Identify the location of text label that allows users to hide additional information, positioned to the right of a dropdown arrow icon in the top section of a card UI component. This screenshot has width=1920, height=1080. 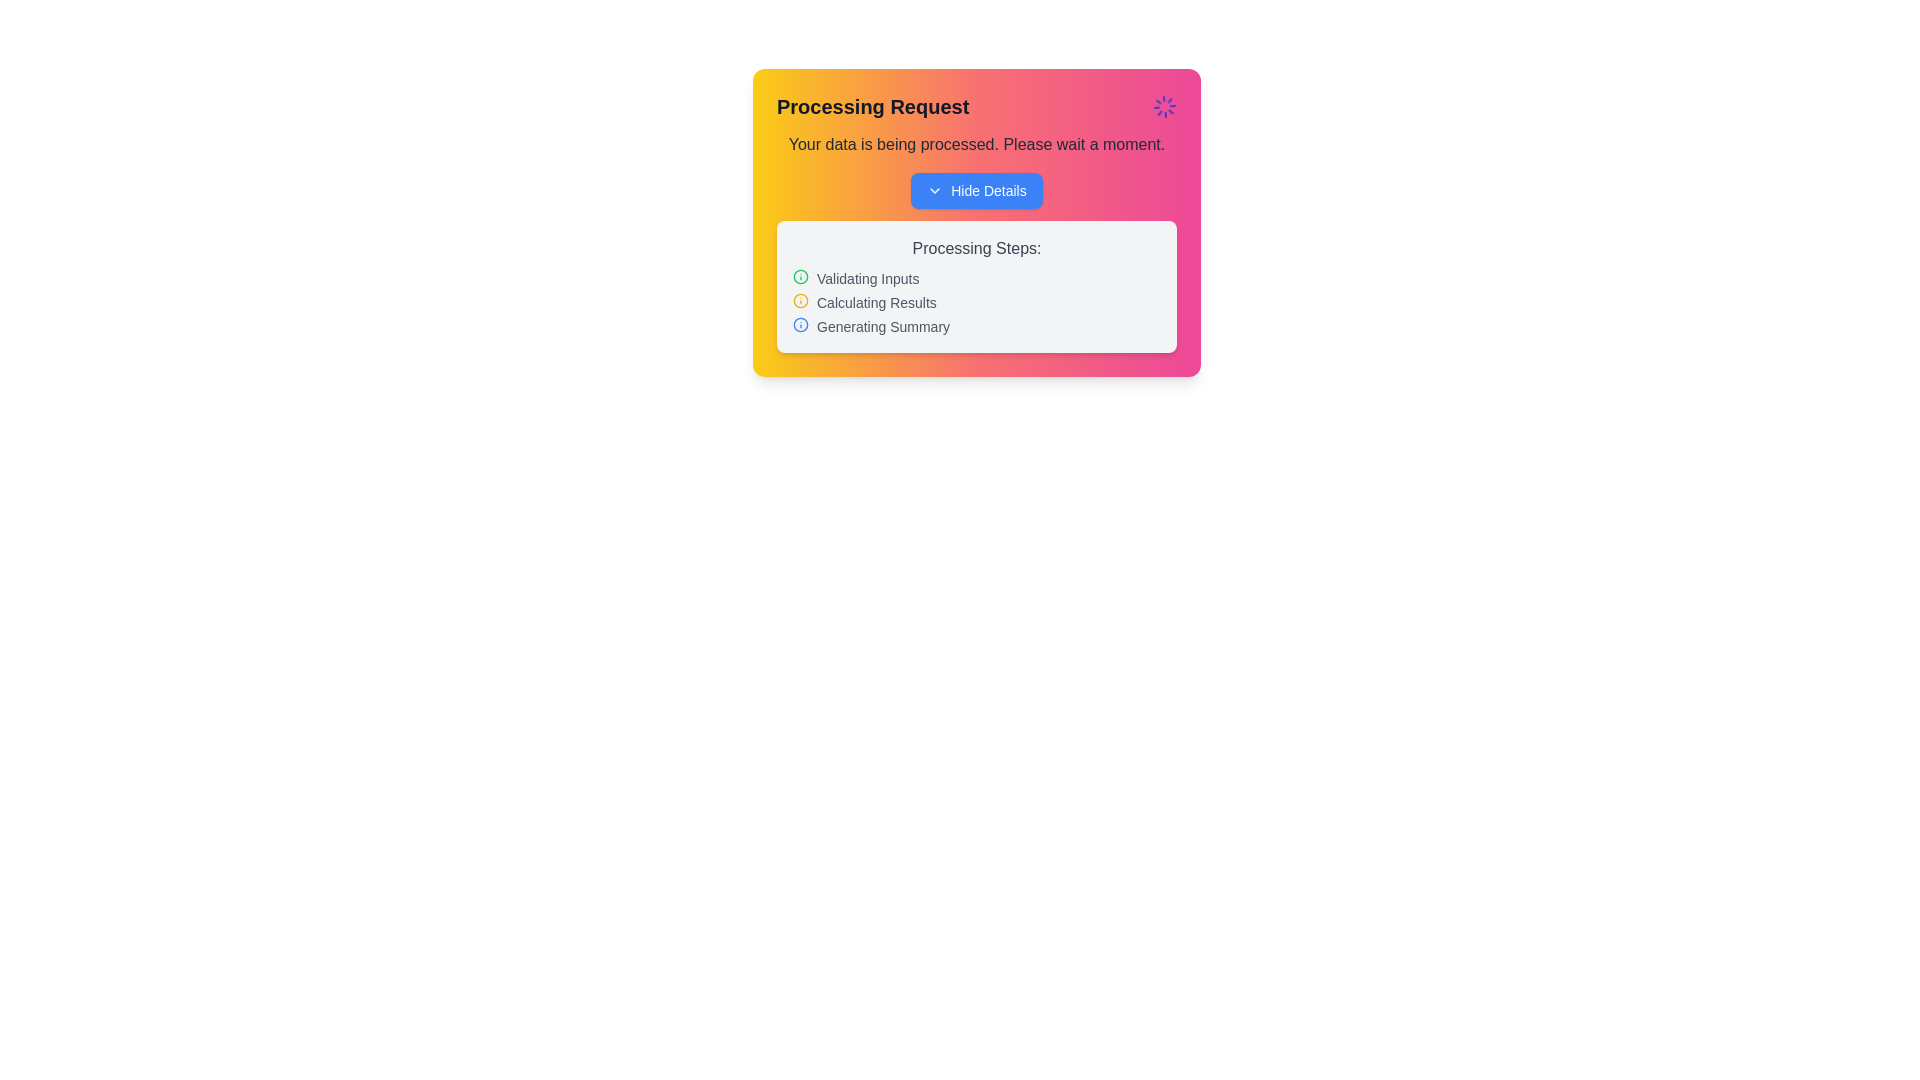
(988, 191).